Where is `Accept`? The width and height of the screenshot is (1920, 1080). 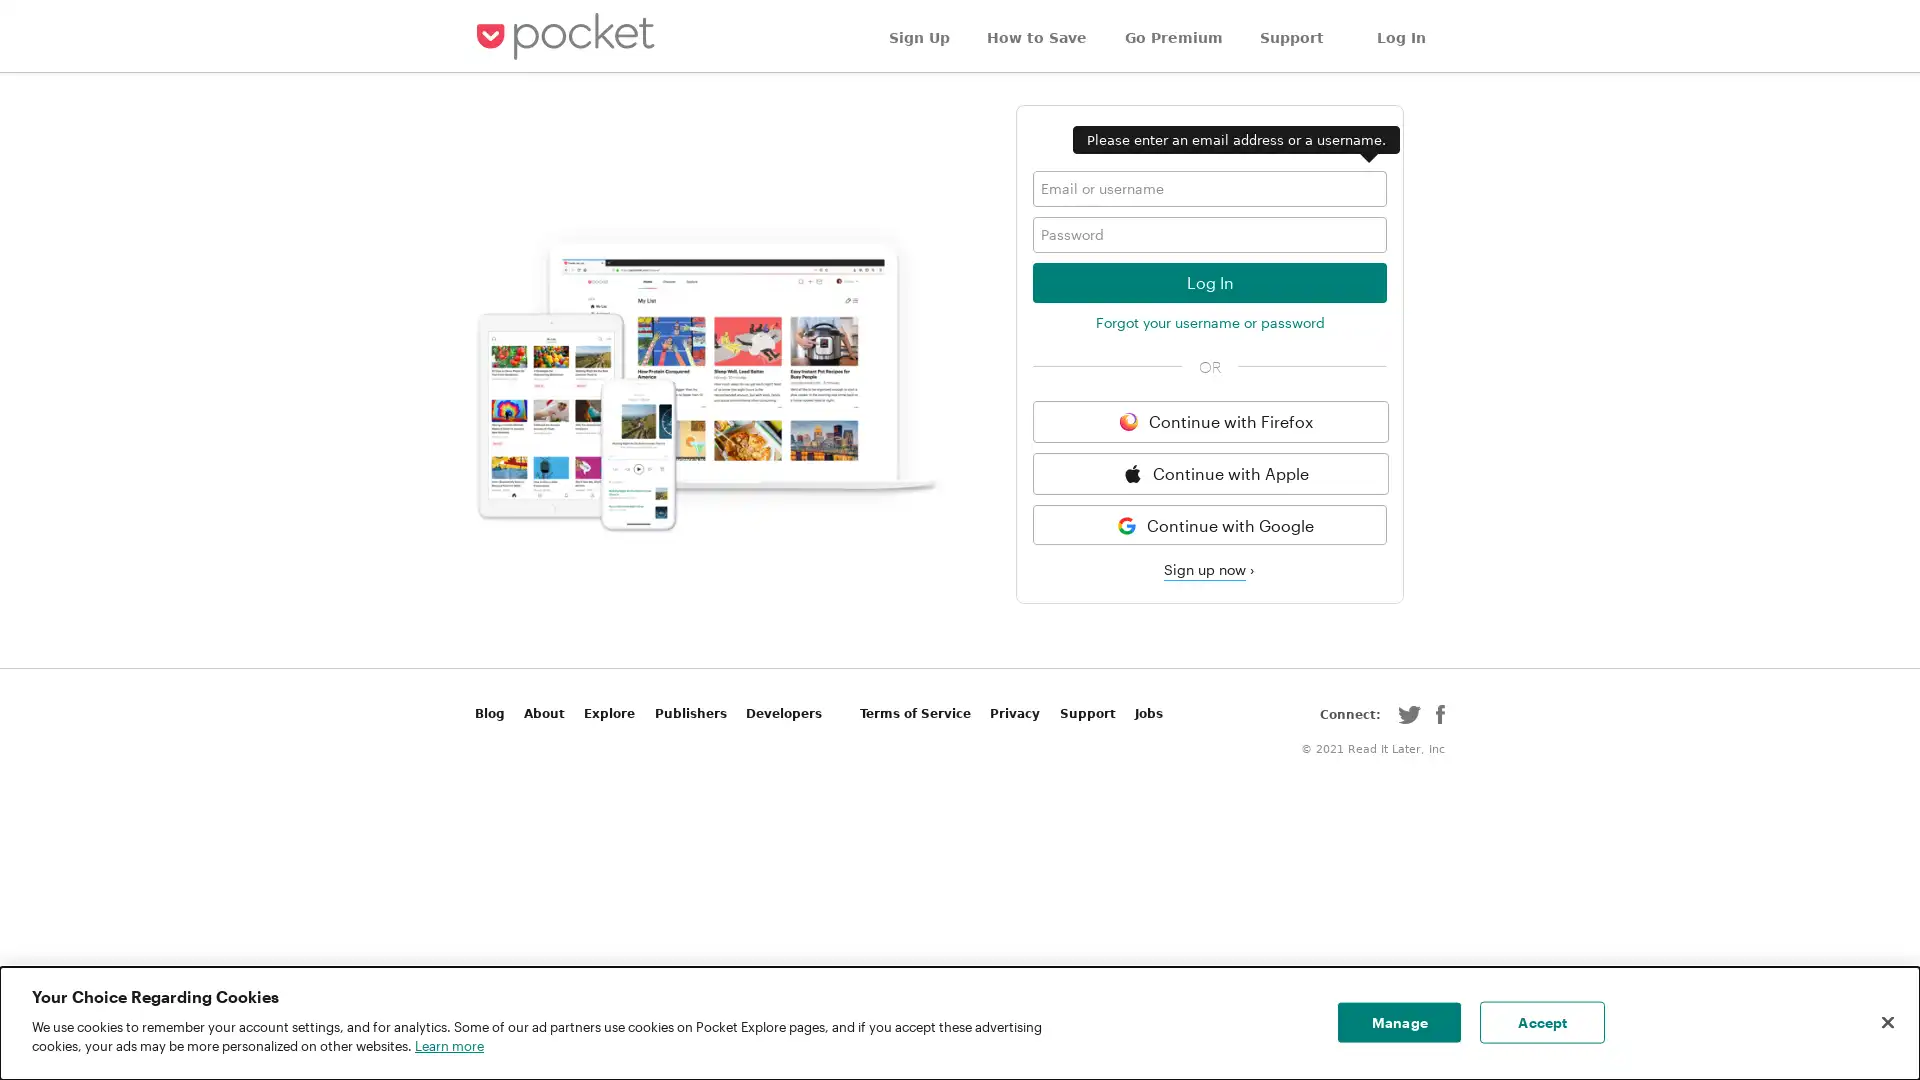
Accept is located at coordinates (1541, 1022).